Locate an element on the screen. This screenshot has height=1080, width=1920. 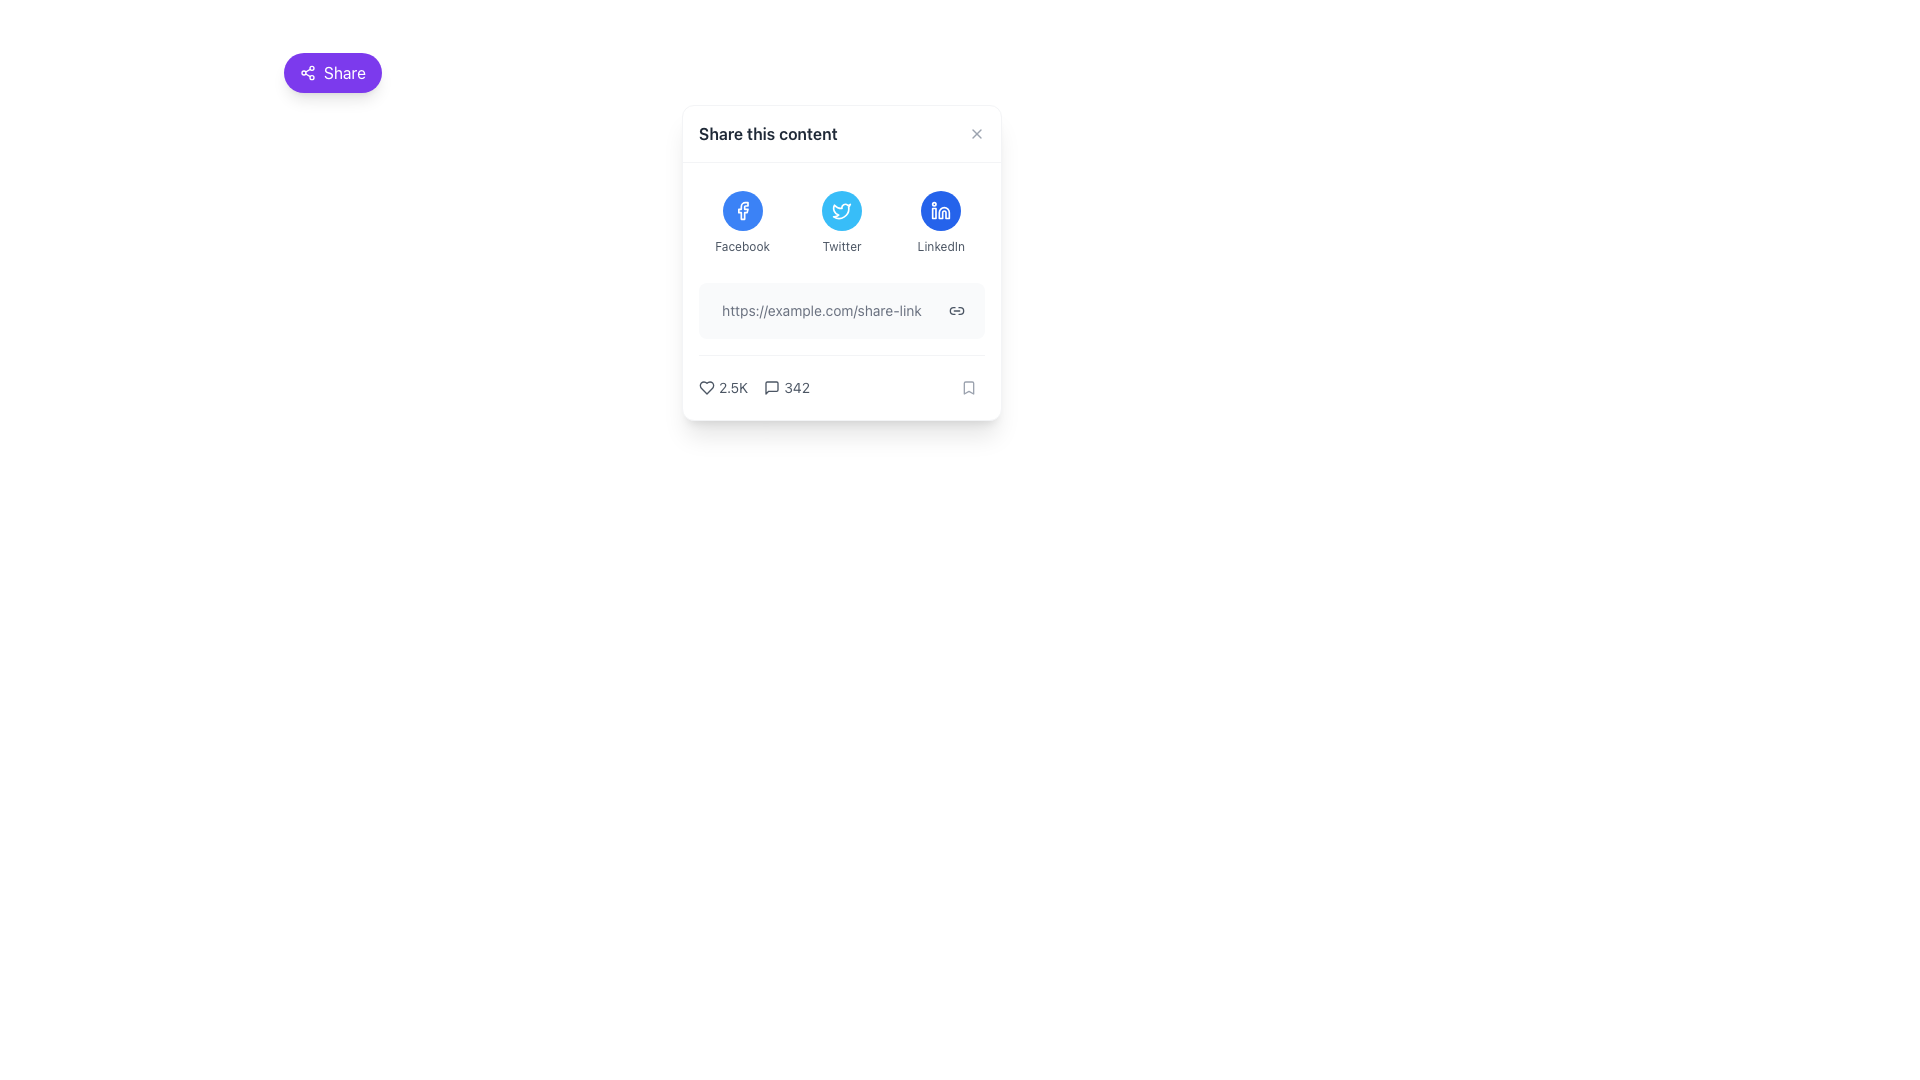
the Facebook sharing button located as the first button in a grid layout, preceding the Twitter and LinkedIn buttons is located at coordinates (741, 223).